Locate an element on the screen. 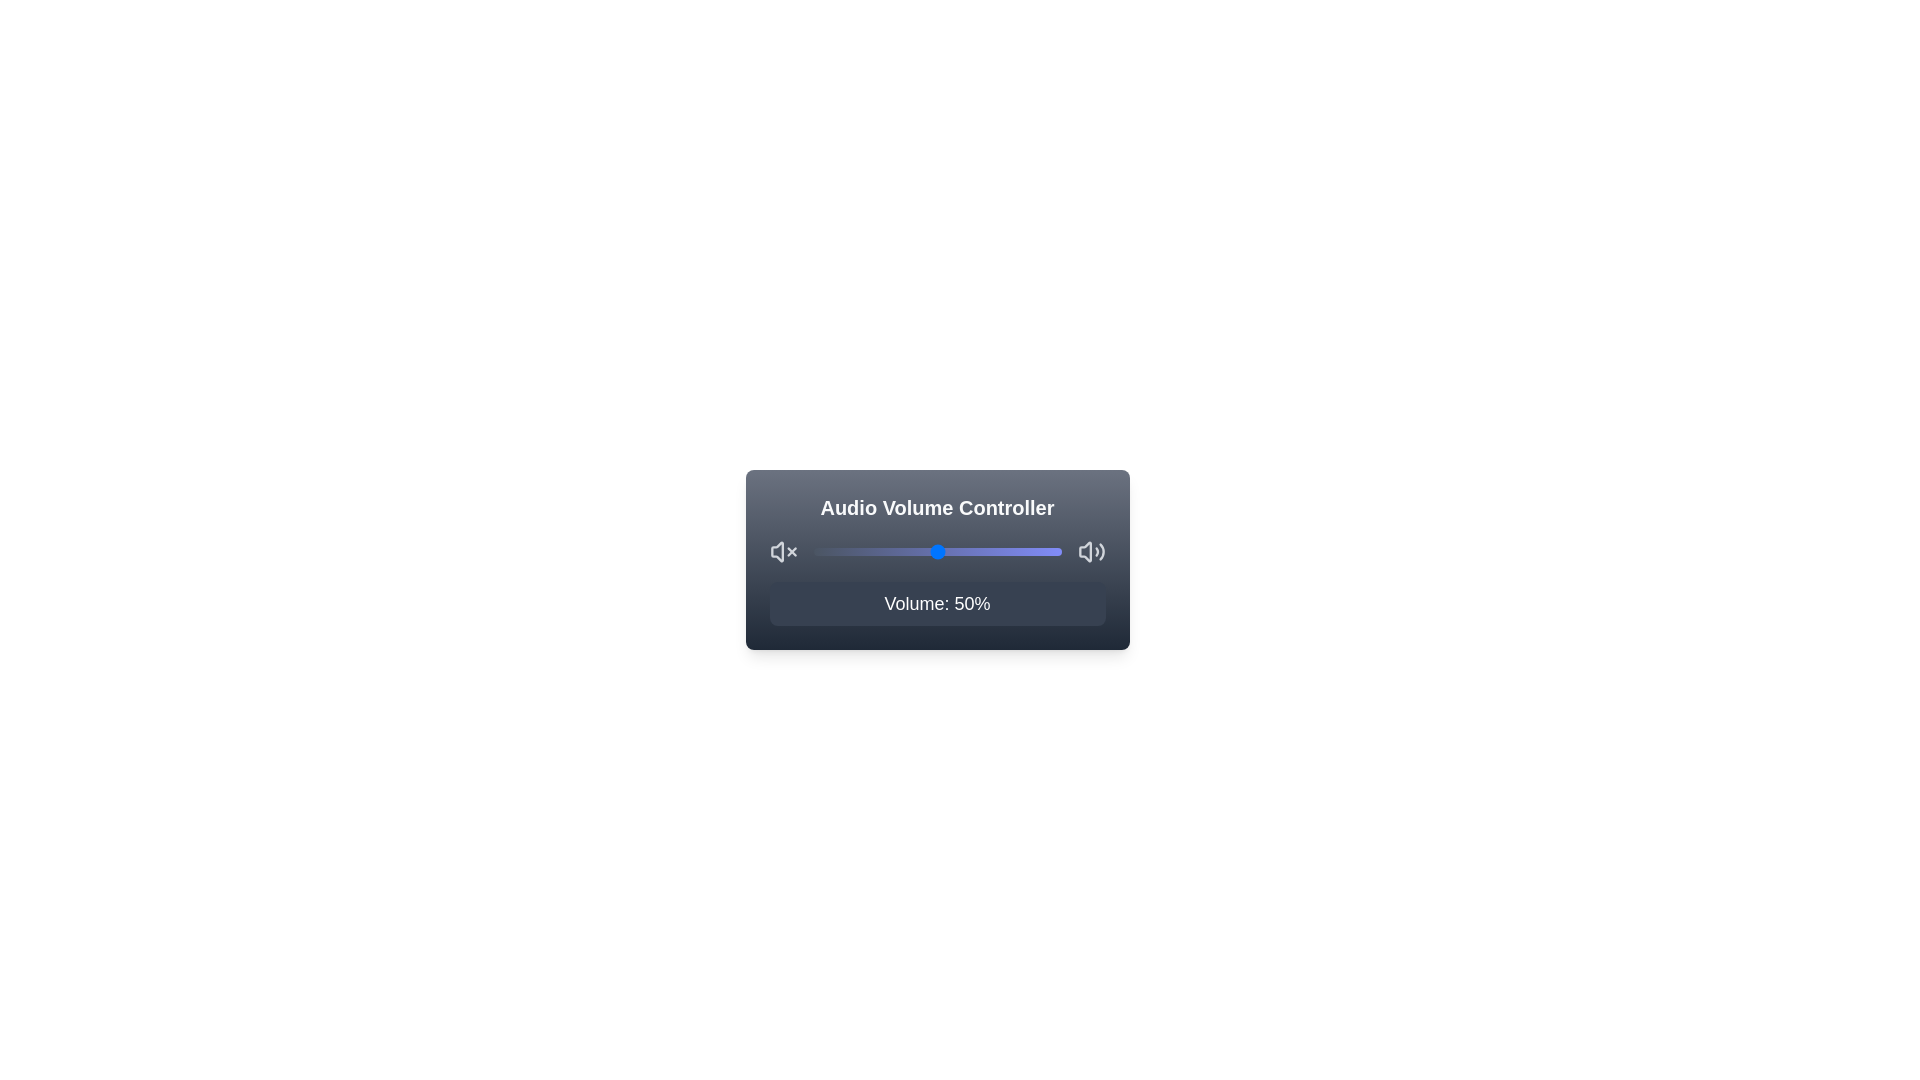 Image resolution: width=1920 pixels, height=1080 pixels. the volume to 50% using the slider is located at coordinates (936, 551).